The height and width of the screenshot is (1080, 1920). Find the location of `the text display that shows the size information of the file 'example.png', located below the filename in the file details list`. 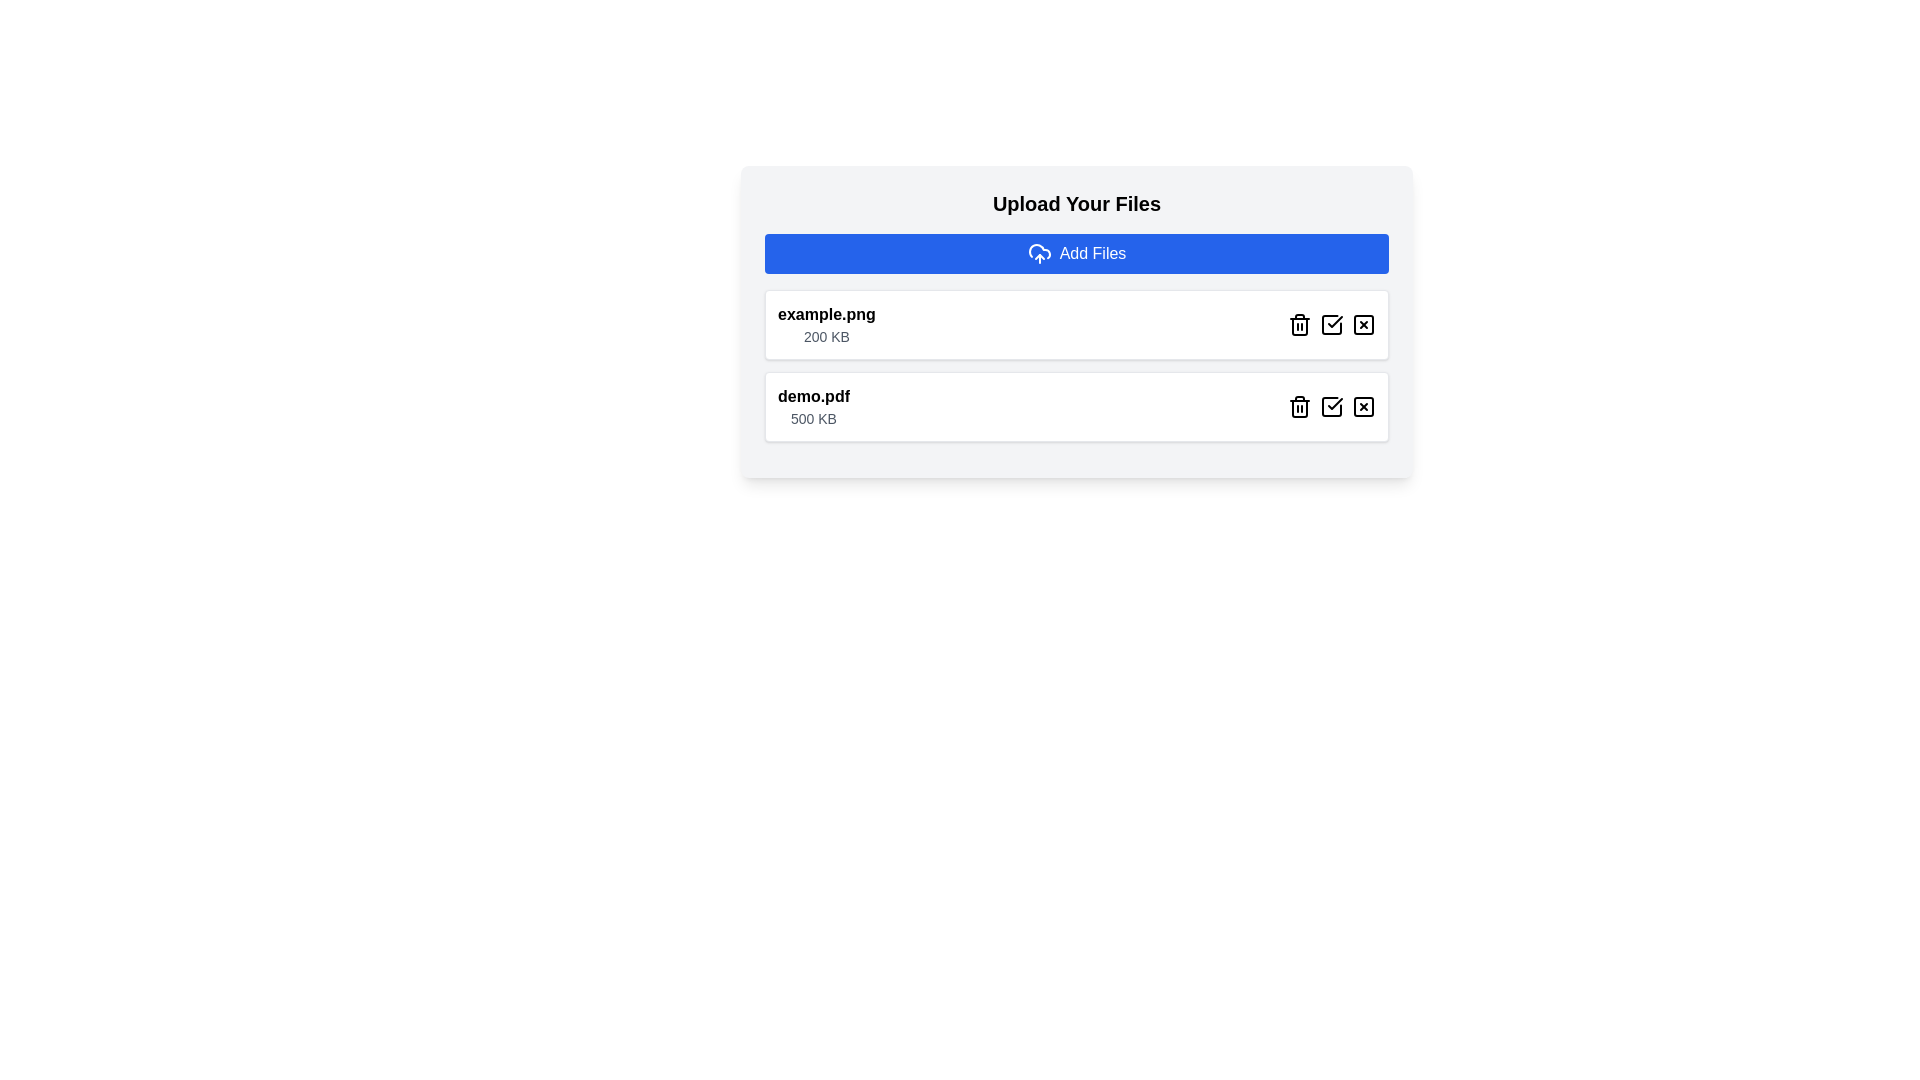

the text display that shows the size information of the file 'example.png', located below the filename in the file details list is located at coordinates (826, 335).